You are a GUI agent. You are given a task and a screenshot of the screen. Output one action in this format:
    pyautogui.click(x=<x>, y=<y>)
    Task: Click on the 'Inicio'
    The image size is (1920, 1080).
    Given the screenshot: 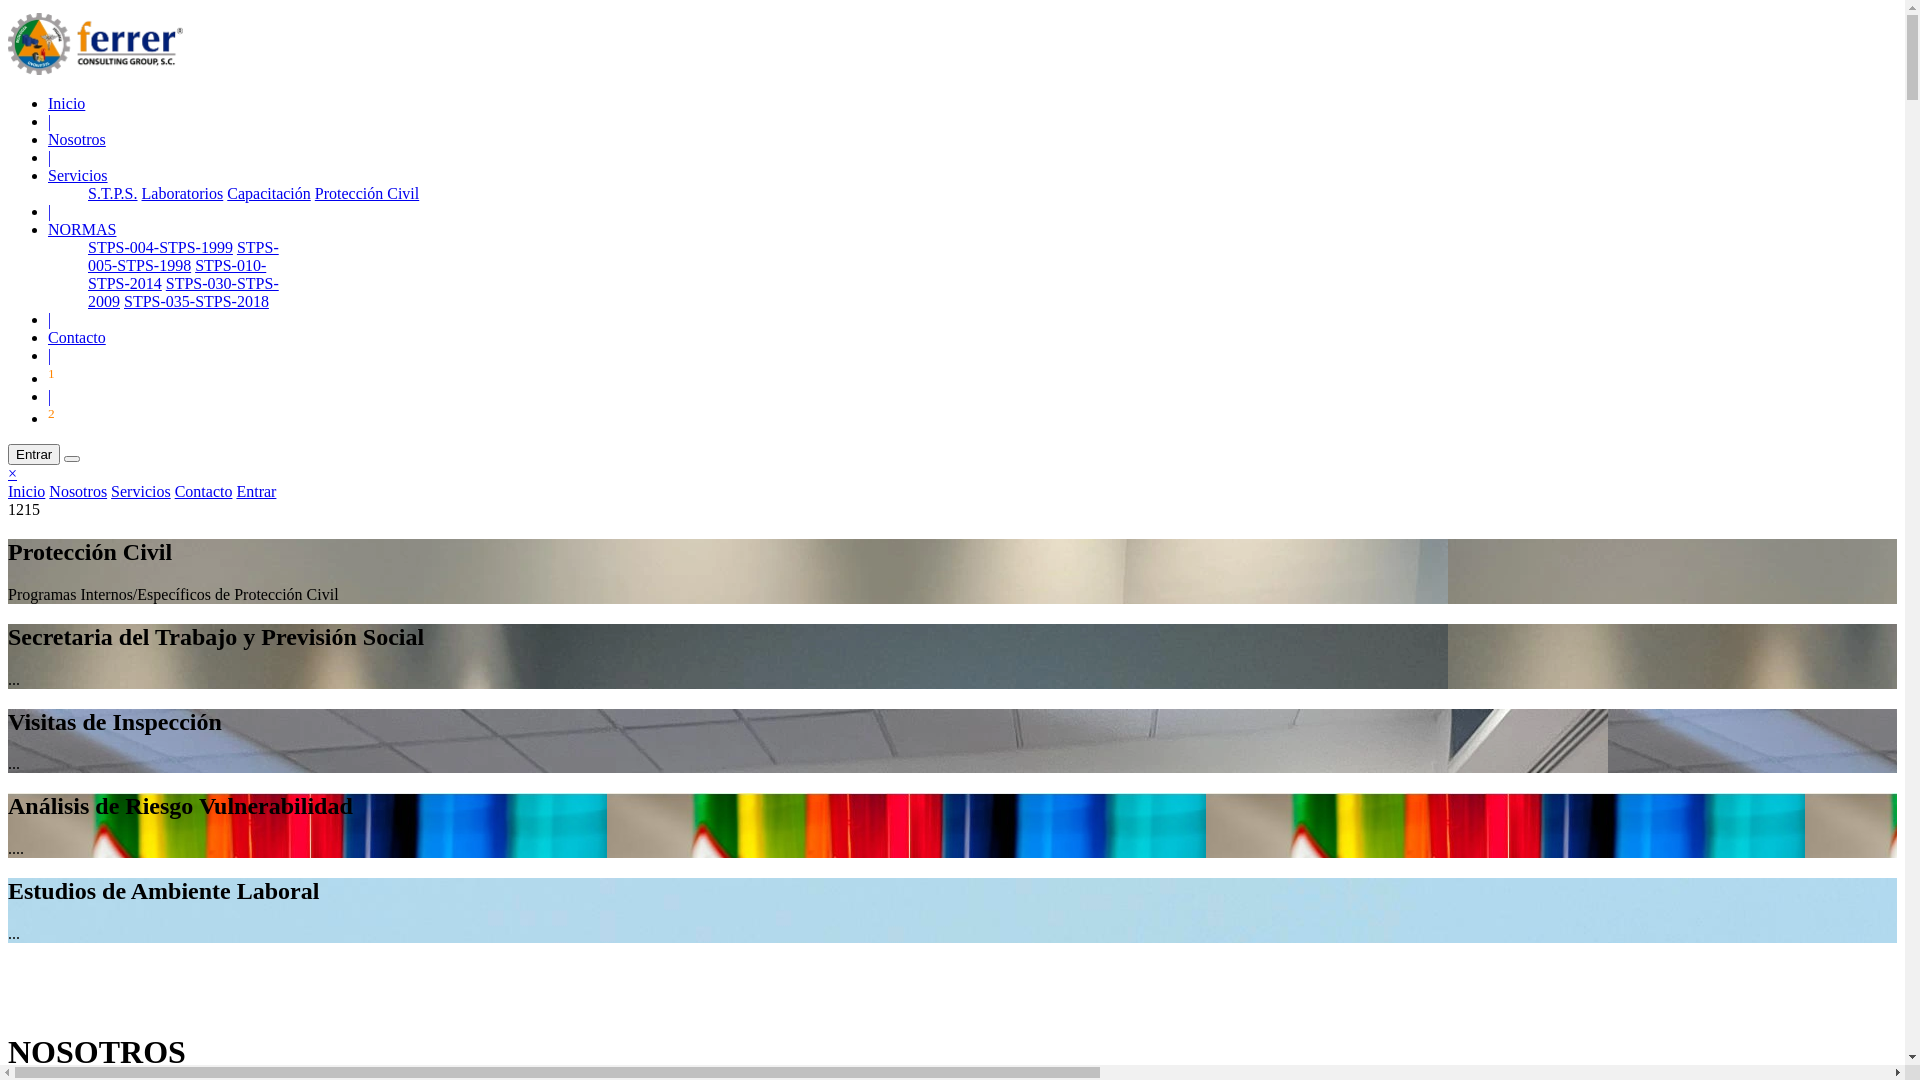 What is the action you would take?
    pyautogui.click(x=66, y=103)
    